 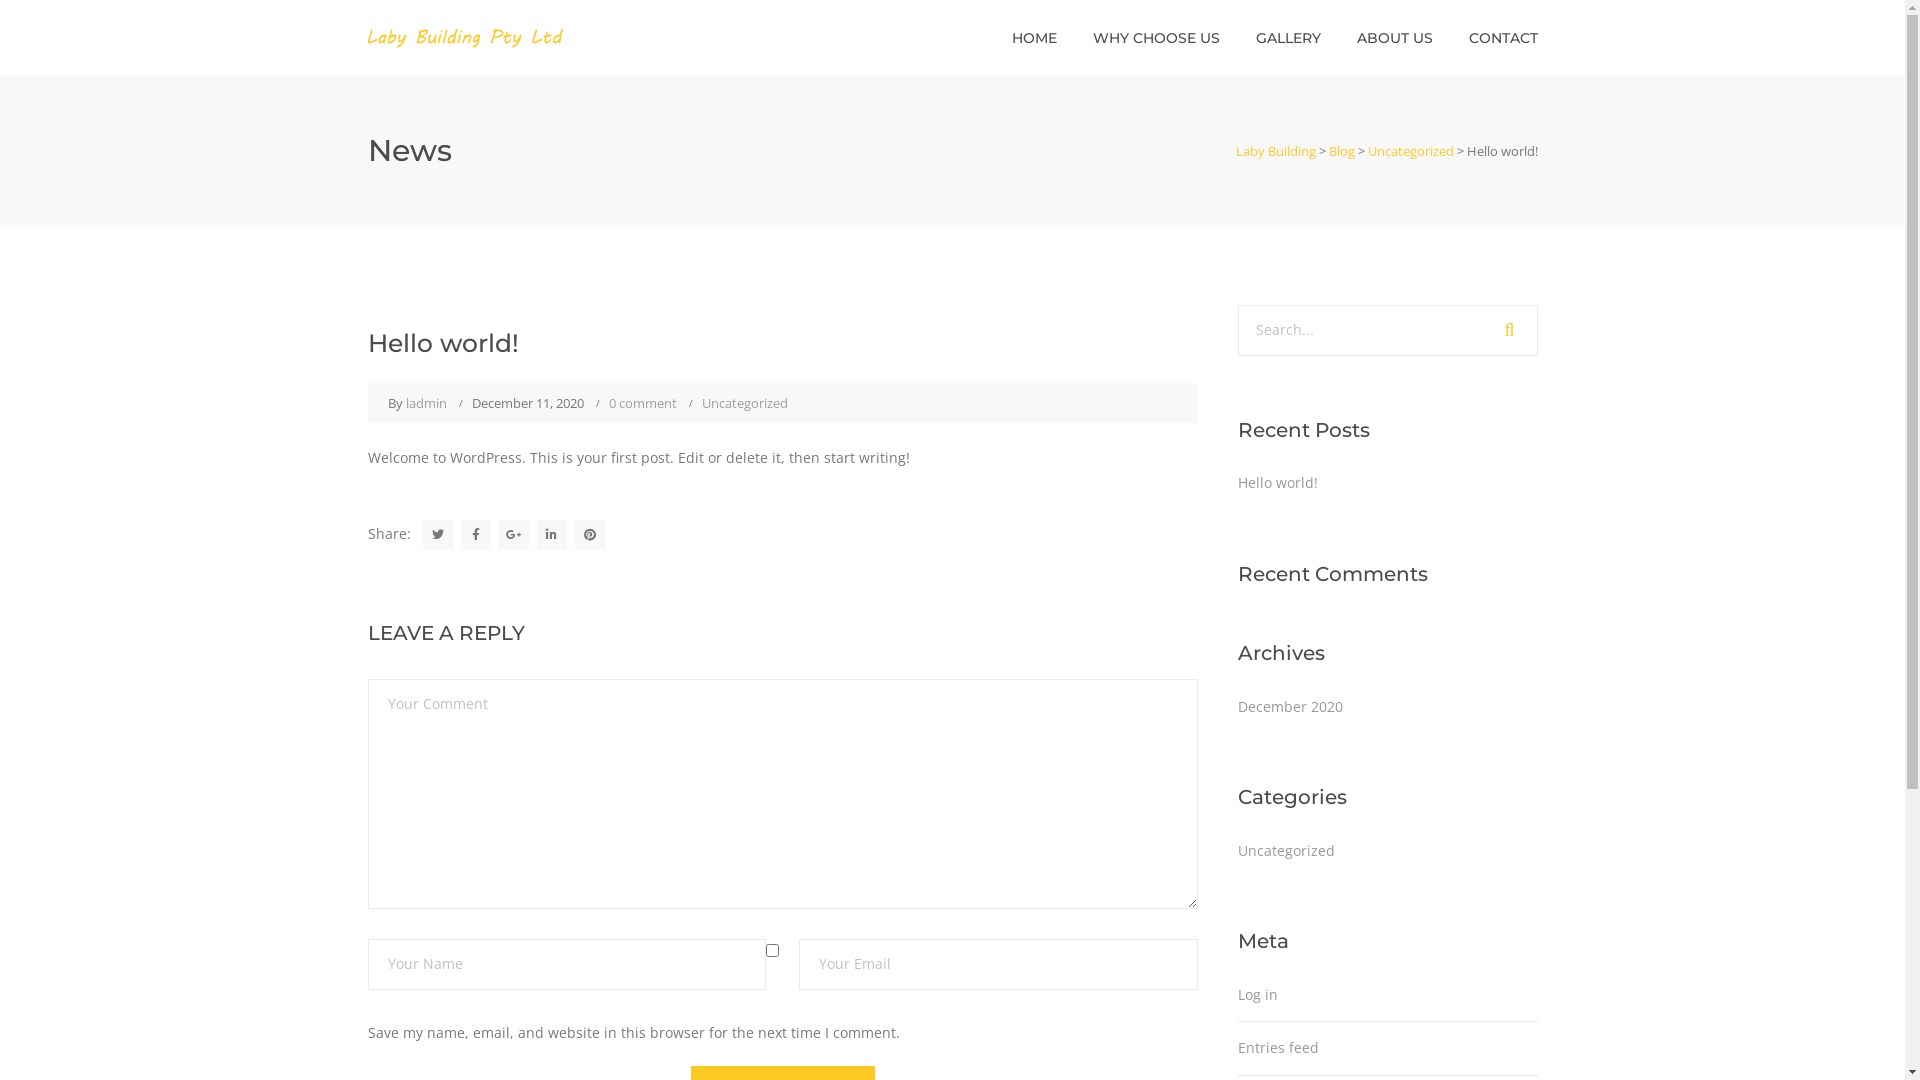 I want to click on 'ABOUT US', so click(x=1392, y=38).